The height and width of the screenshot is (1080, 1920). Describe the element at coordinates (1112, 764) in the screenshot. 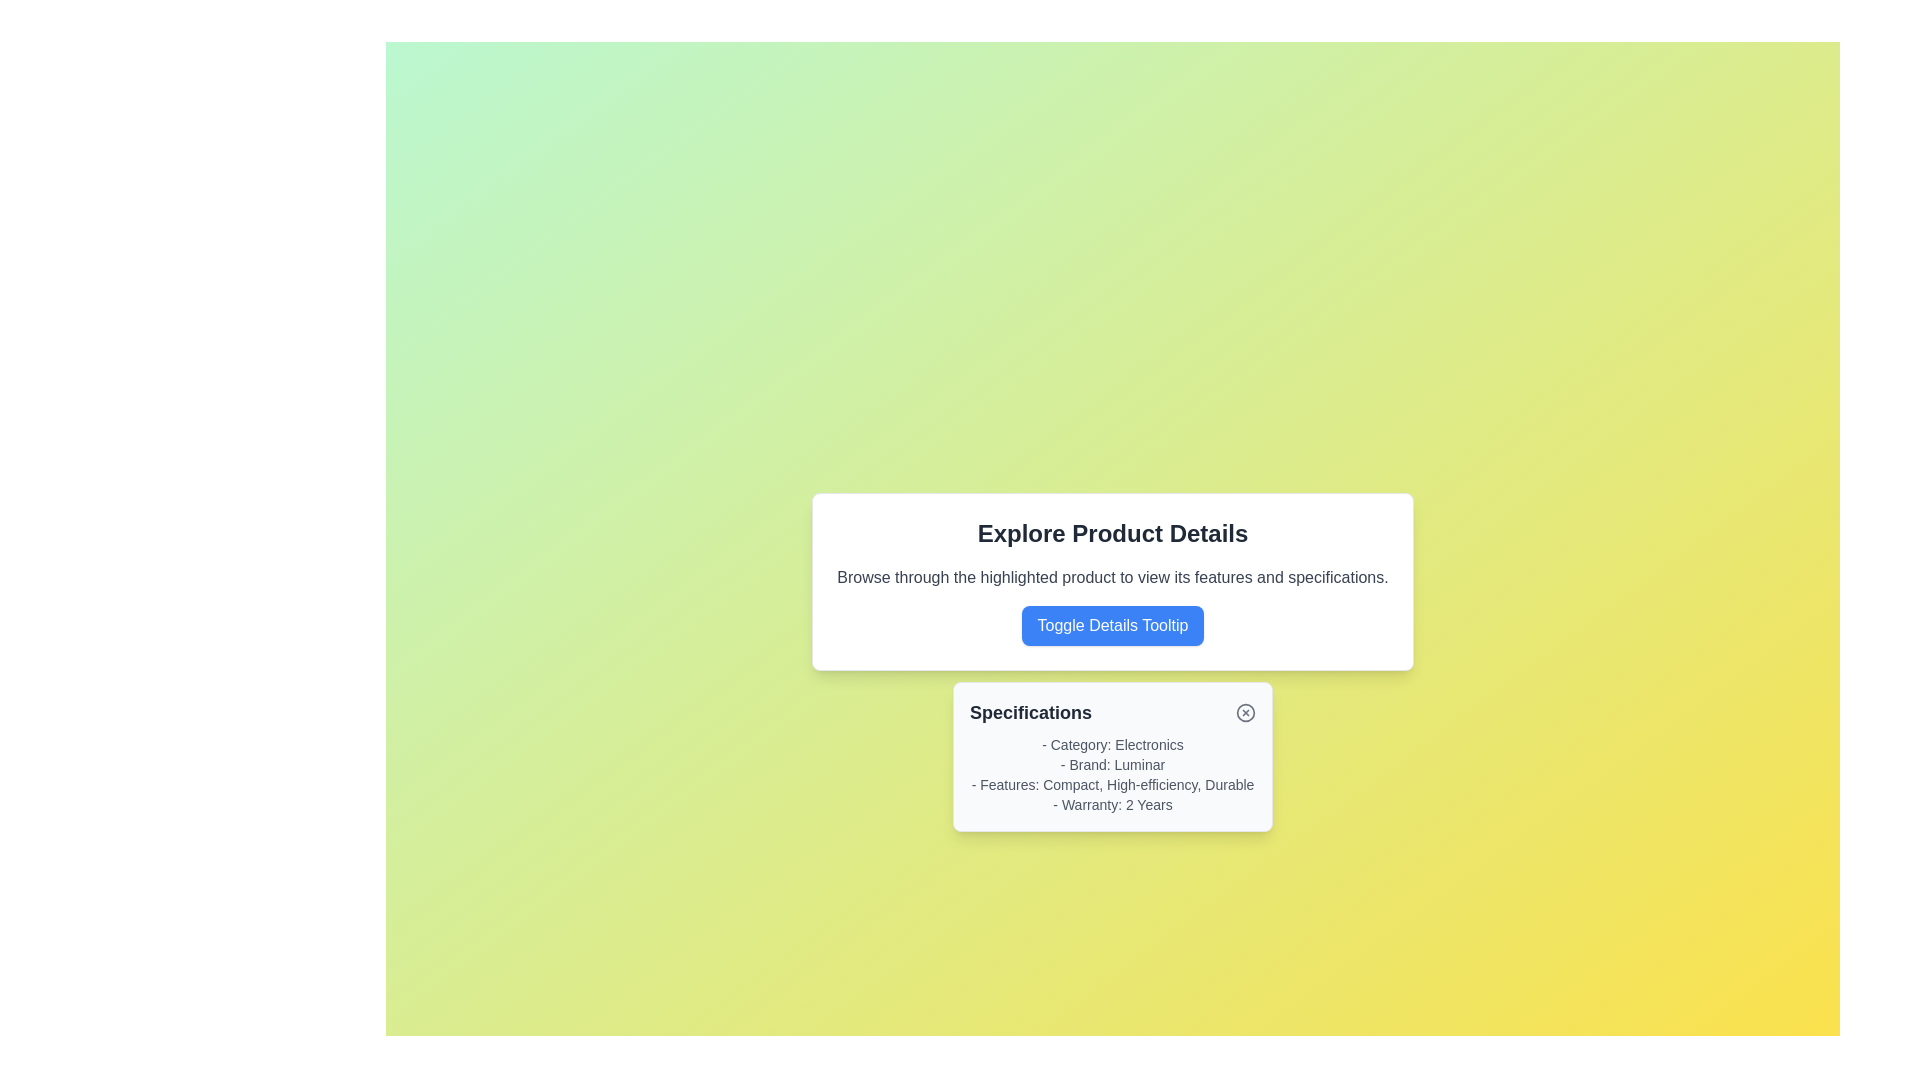

I see `informational text display showing the brand name 'Luminar' located in the 'Specifications' section, which is the second item in the list of four` at that location.